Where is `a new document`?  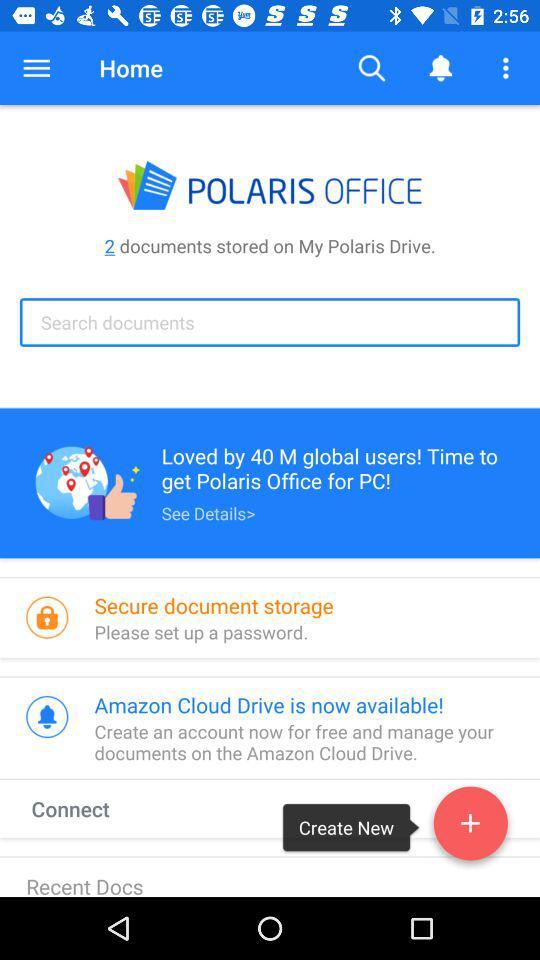 a new document is located at coordinates (470, 827).